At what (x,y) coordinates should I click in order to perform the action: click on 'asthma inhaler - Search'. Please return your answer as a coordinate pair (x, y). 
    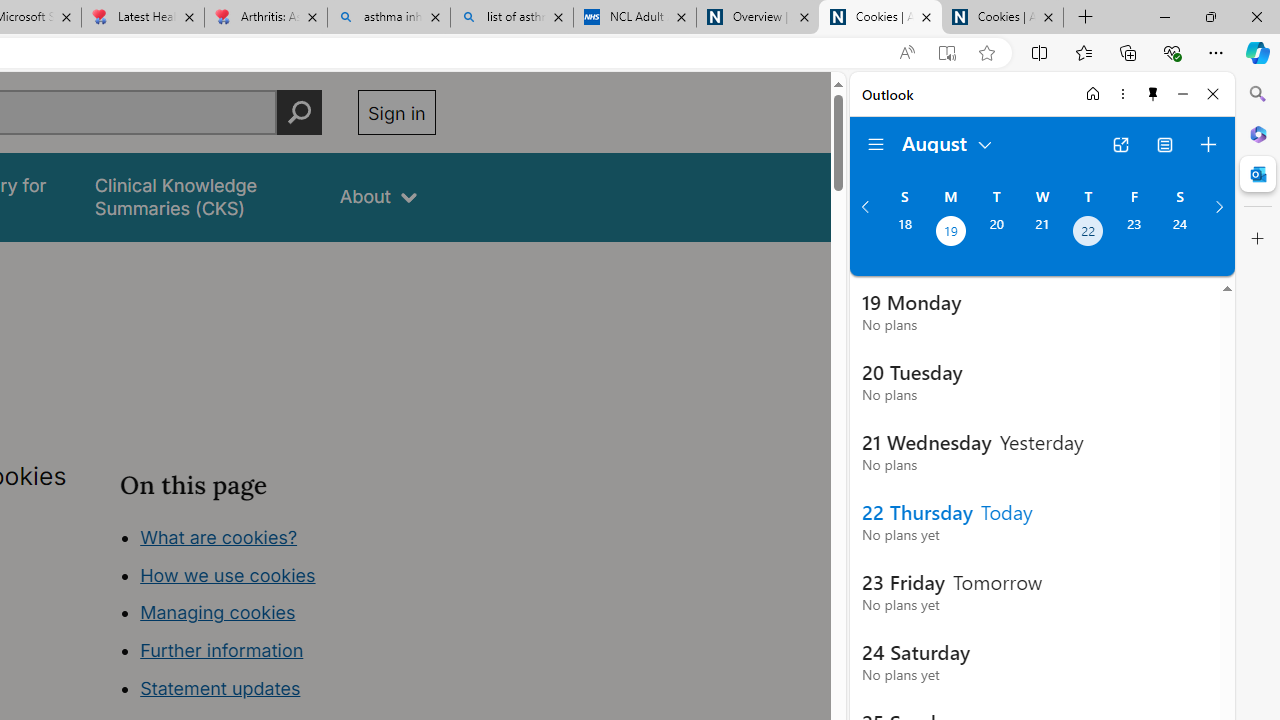
    Looking at the image, I should click on (389, 17).